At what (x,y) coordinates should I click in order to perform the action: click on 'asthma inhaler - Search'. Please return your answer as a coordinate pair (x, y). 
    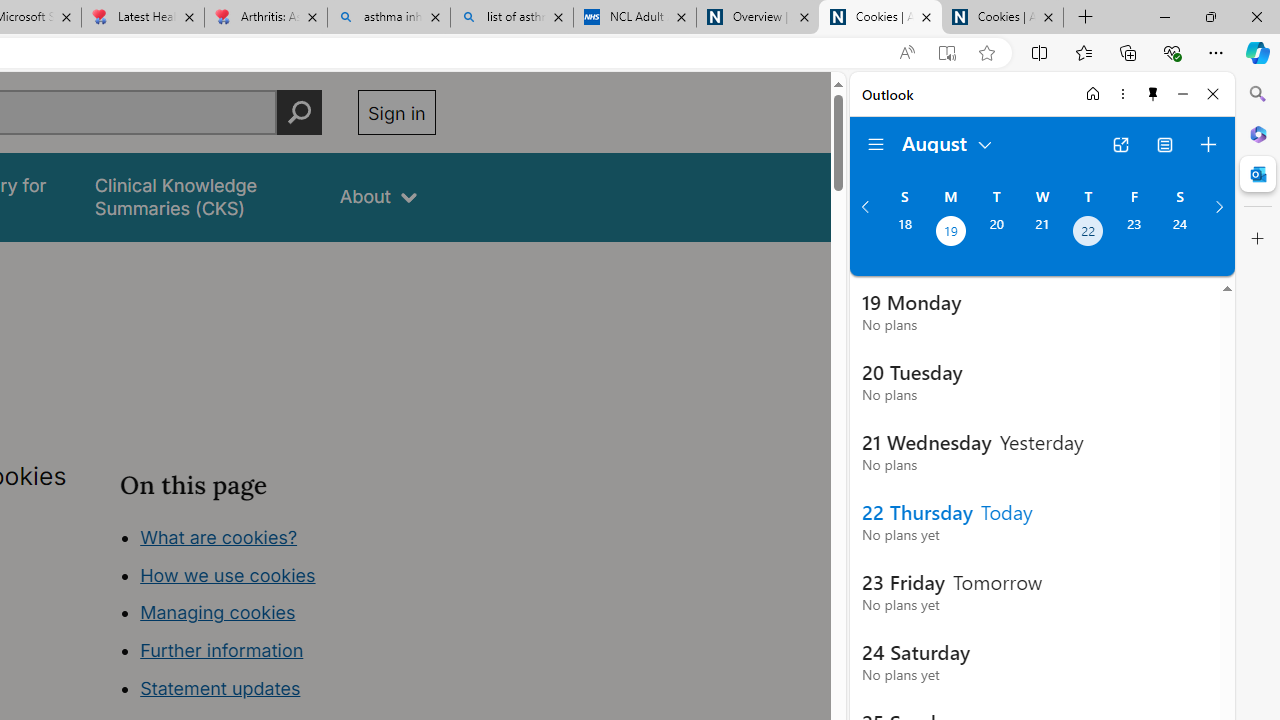
    Looking at the image, I should click on (389, 17).